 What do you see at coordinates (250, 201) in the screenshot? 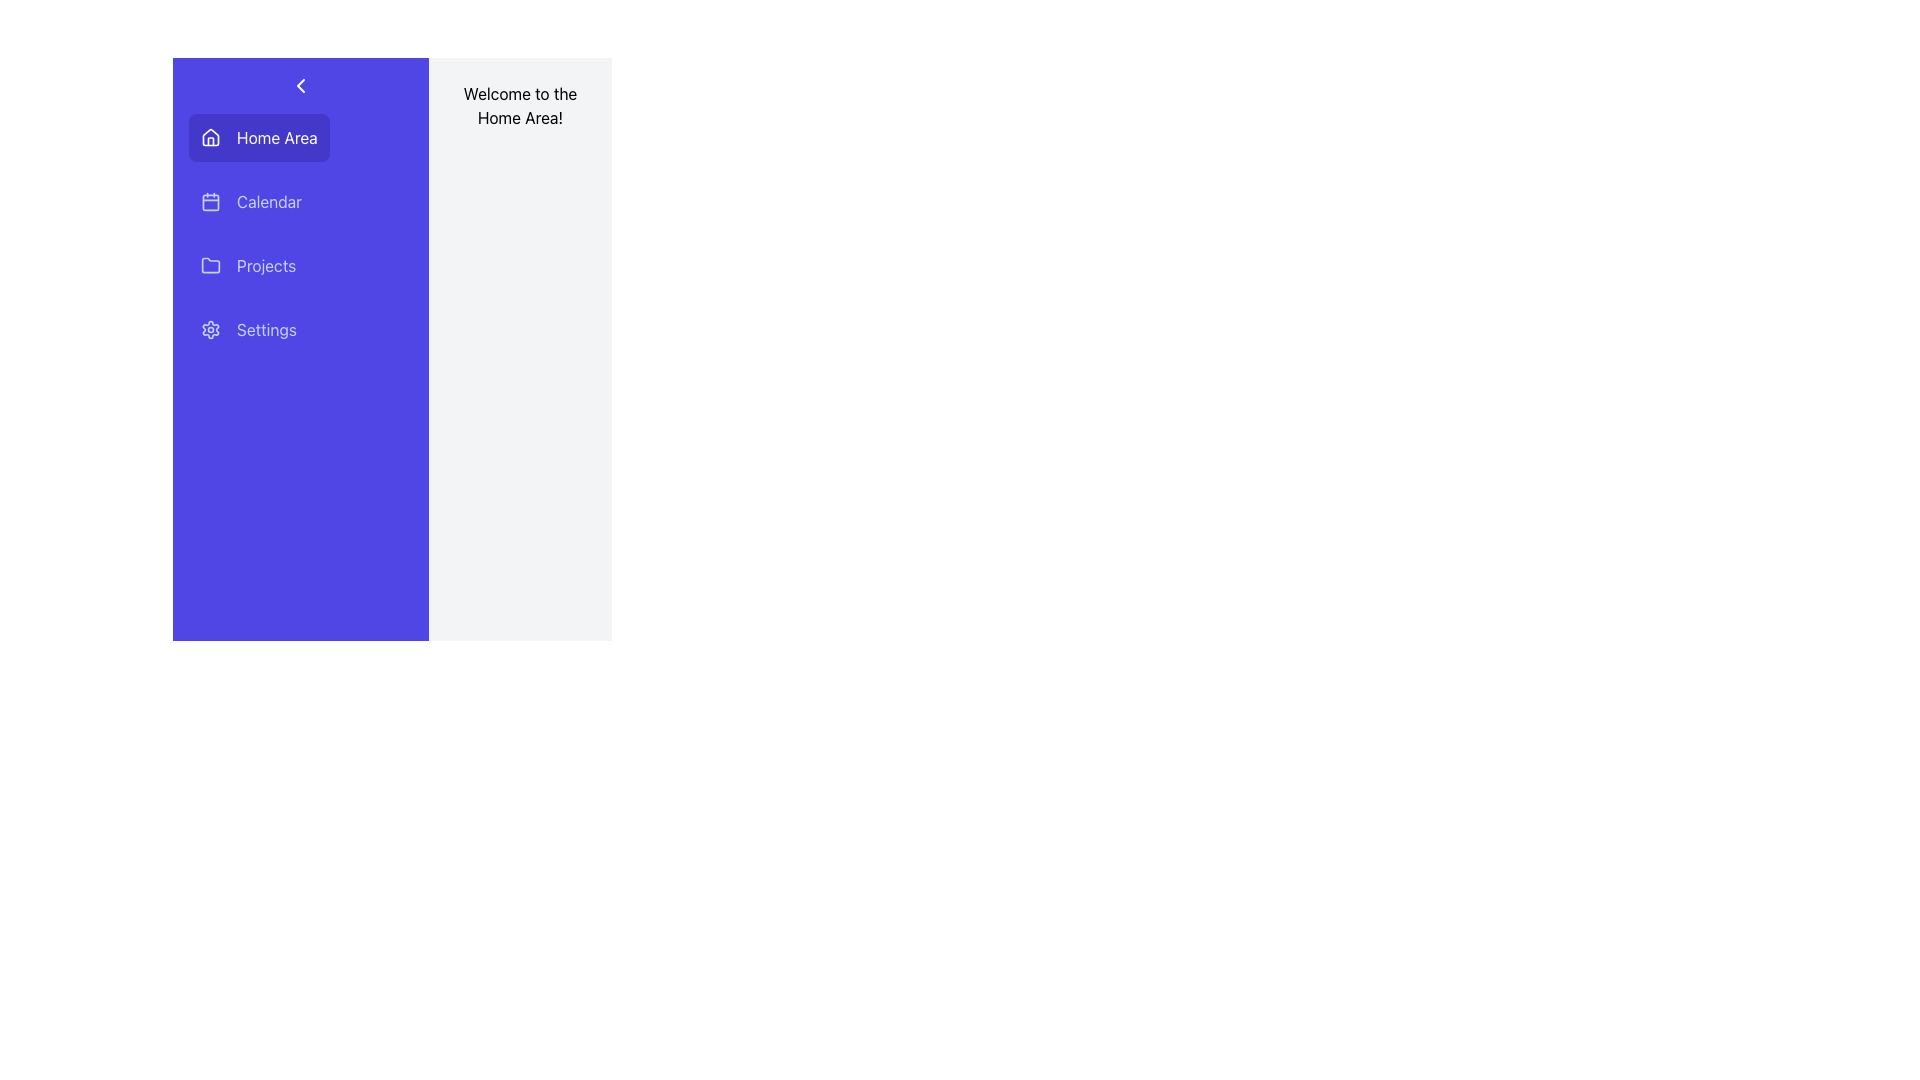
I see `the 'Calendar' button located` at bounding box center [250, 201].